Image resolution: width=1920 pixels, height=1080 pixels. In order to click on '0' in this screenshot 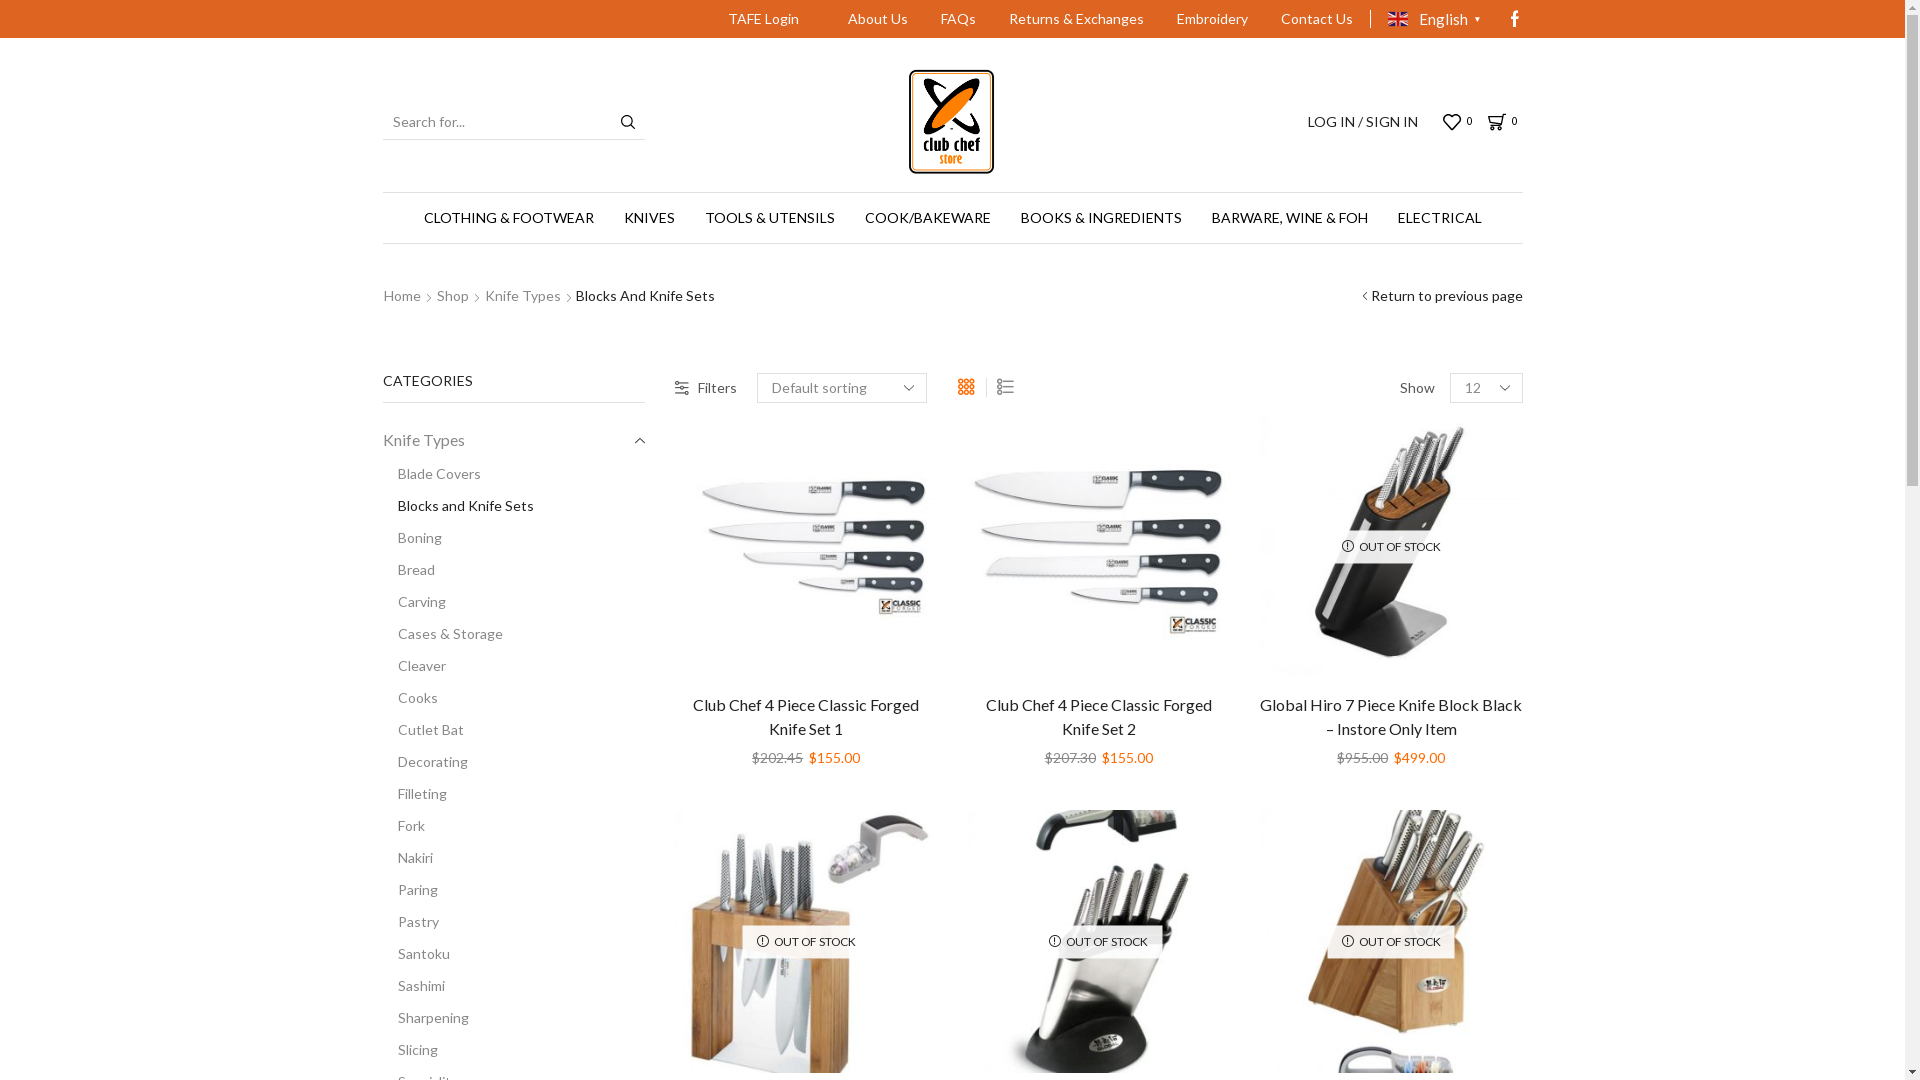, I will do `click(1505, 122)`.